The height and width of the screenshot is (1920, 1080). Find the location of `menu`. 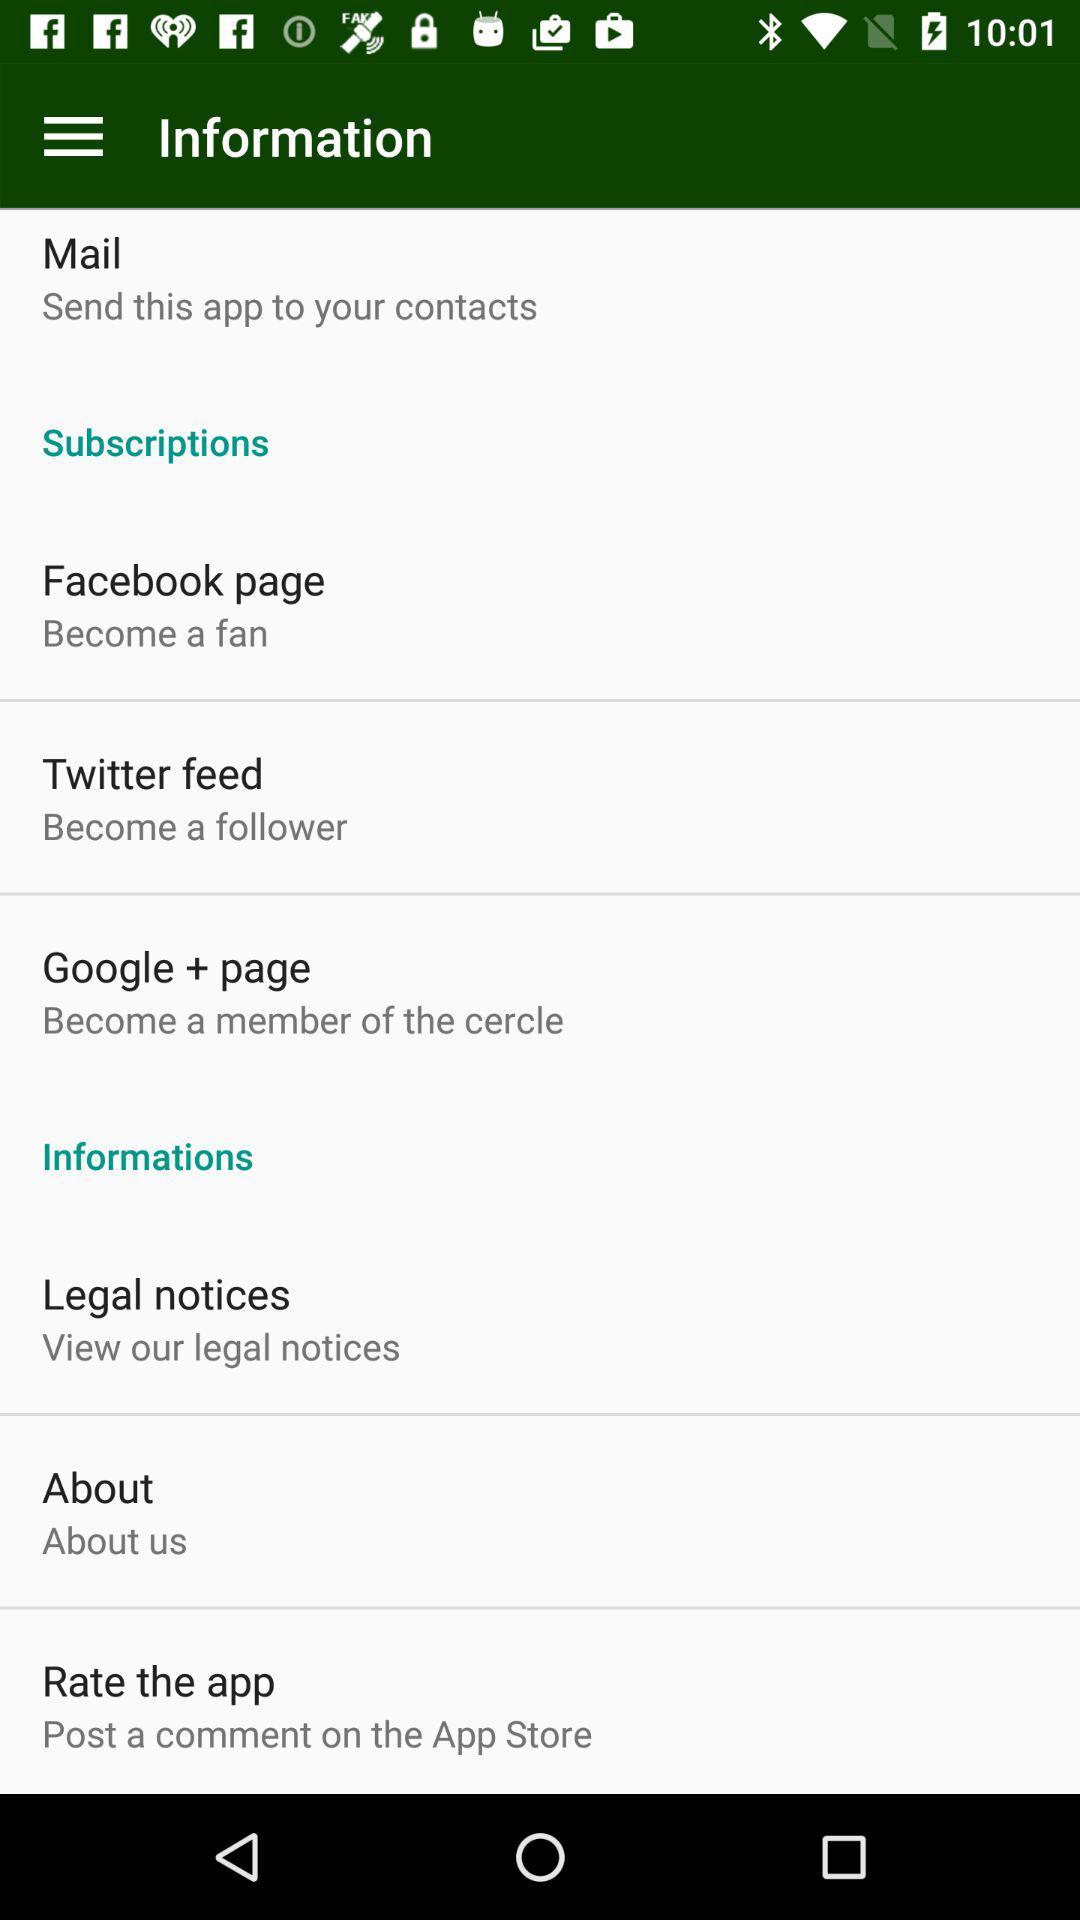

menu is located at coordinates (72, 135).